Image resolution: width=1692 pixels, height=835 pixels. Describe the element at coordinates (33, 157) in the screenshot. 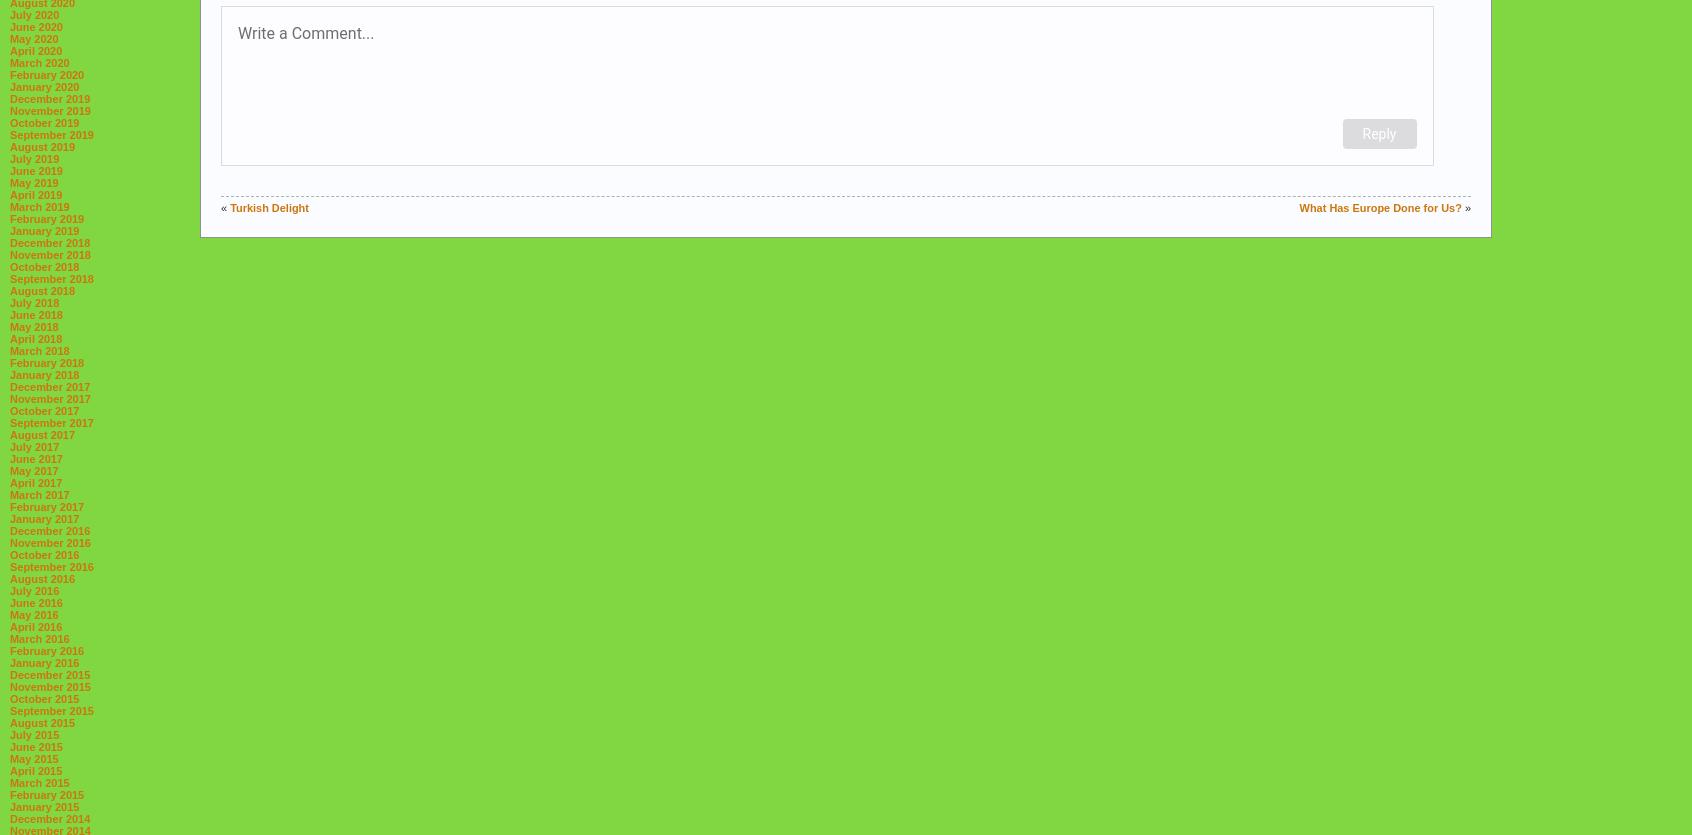

I see `'July 2019'` at that location.